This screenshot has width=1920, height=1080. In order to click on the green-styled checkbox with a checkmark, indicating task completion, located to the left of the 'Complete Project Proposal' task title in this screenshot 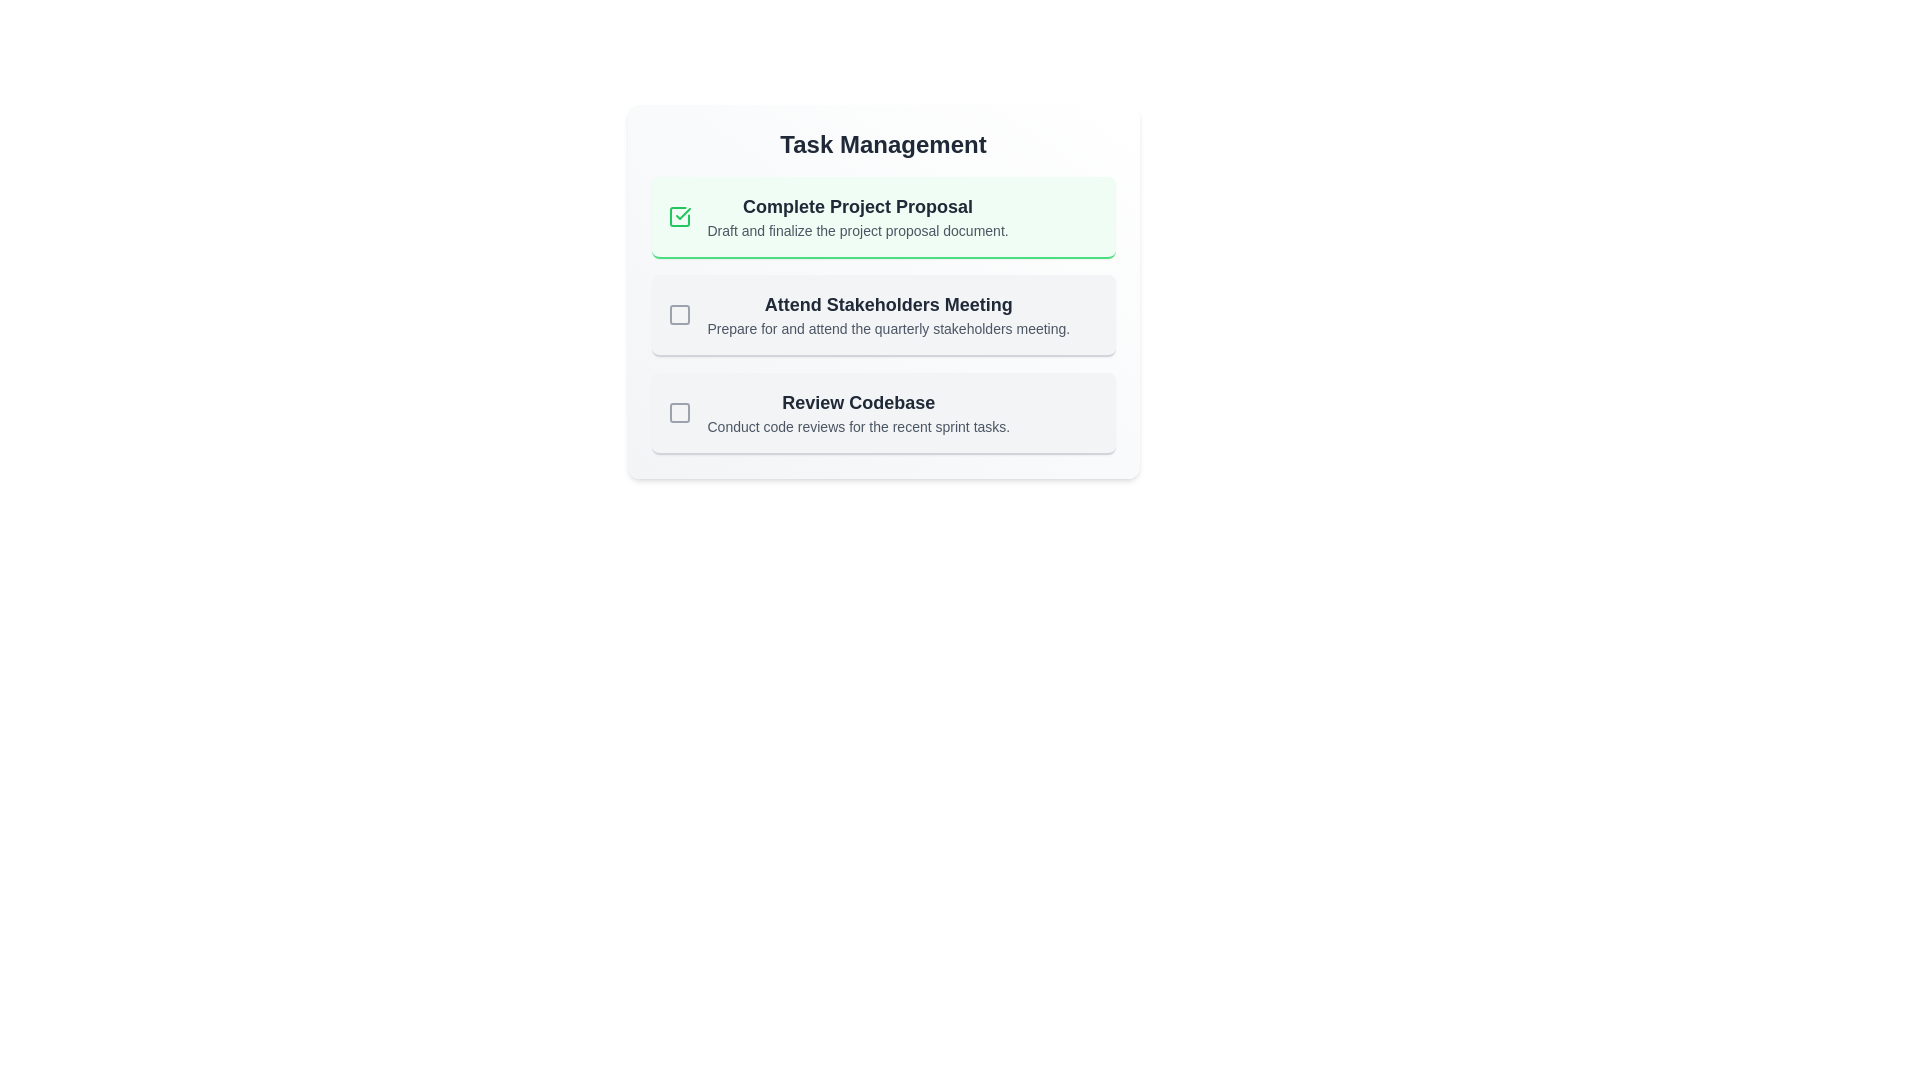, I will do `click(679, 216)`.